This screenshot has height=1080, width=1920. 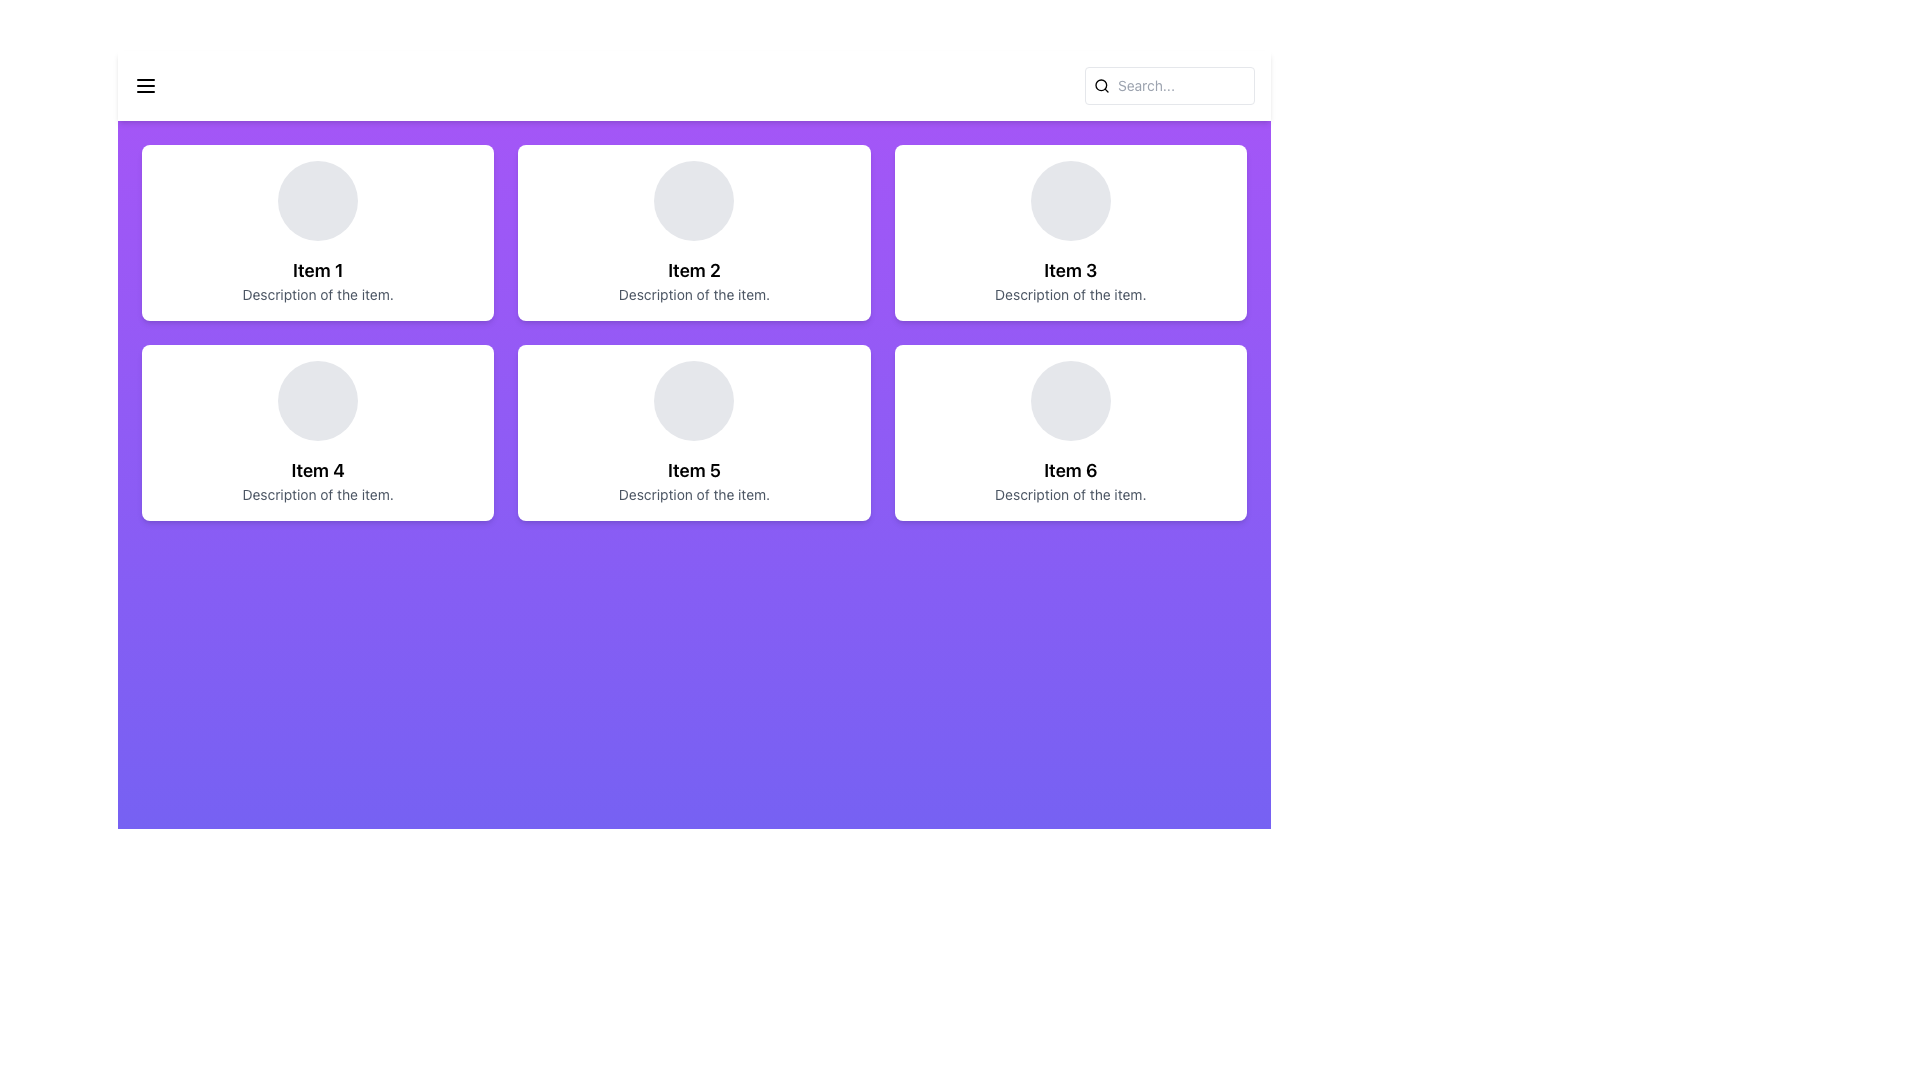 What do you see at coordinates (1181, 84) in the screenshot?
I see `the search input field located at the top-right of the interface to focus on it` at bounding box center [1181, 84].